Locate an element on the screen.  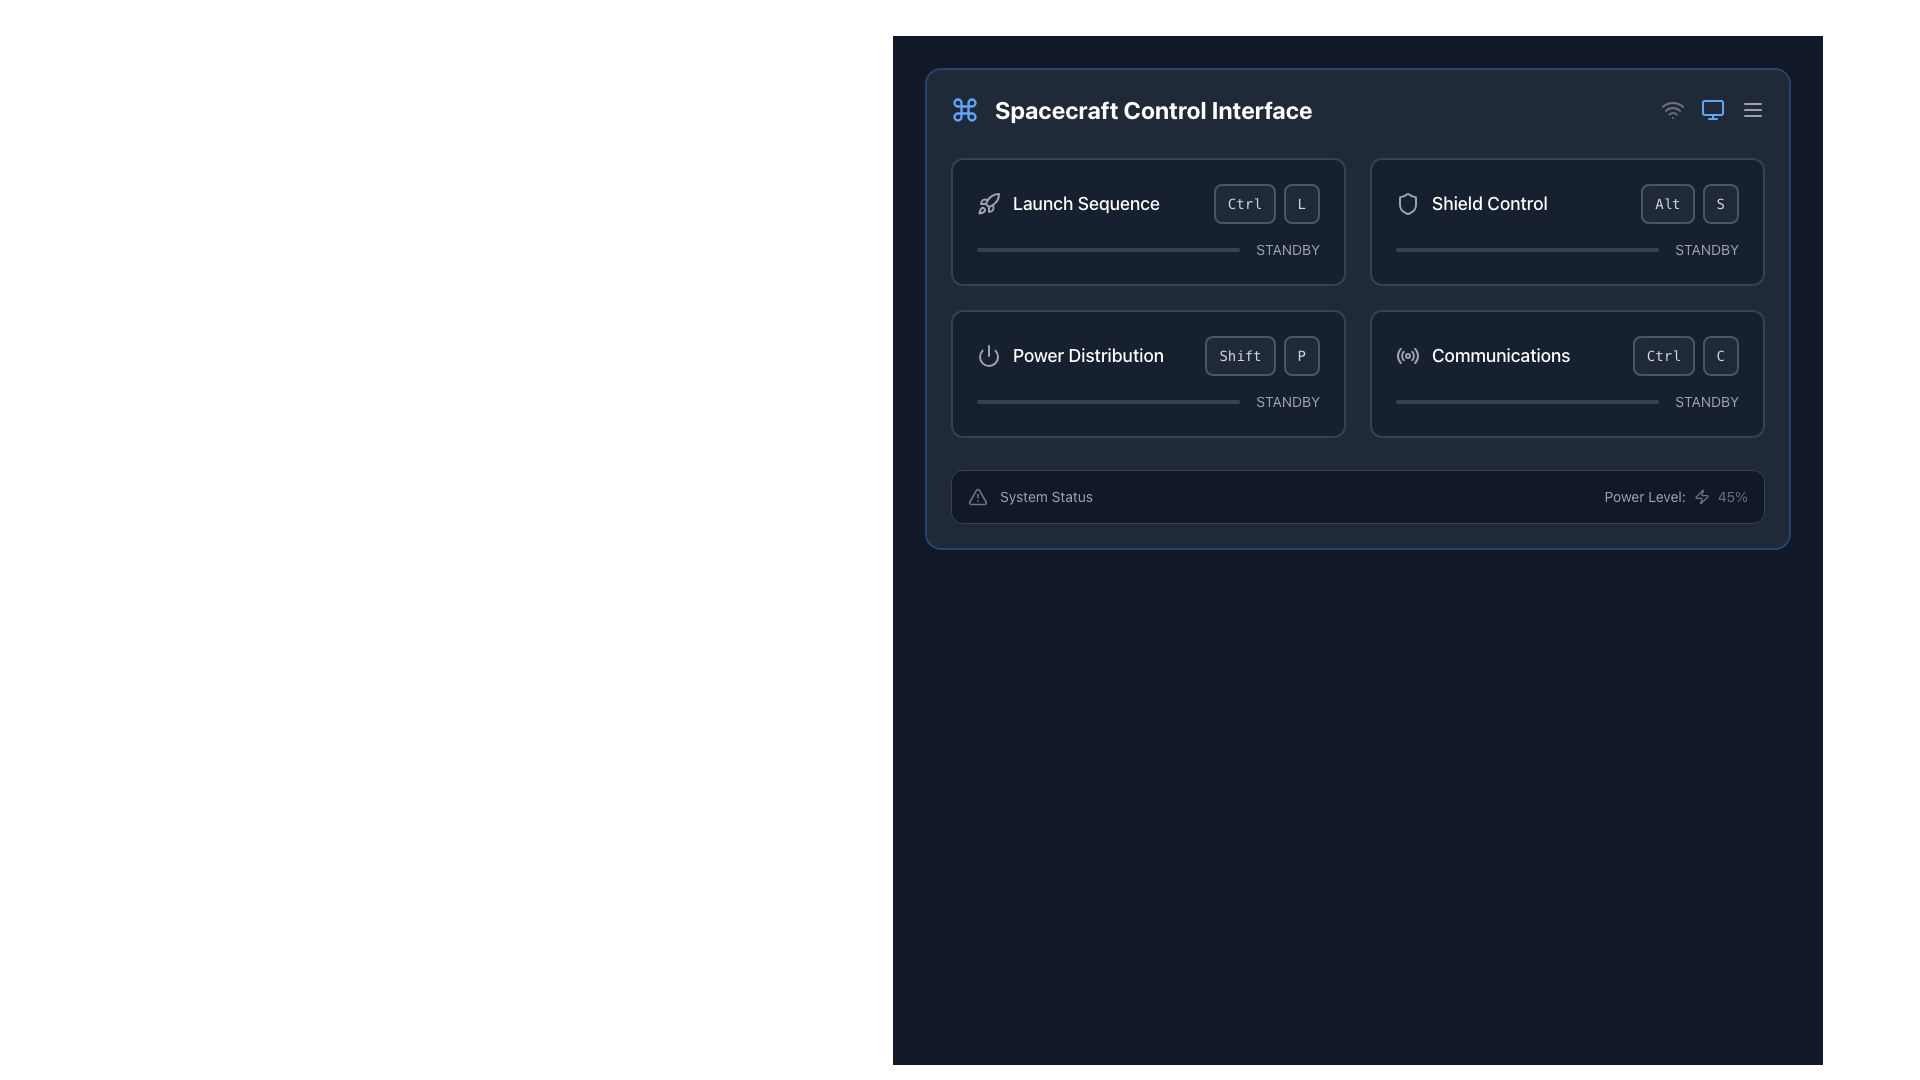
text displayed in the 'System Status' label, which is in a small gray font and located in the bottom section of the interface next to a warning icon is located at coordinates (1045, 496).